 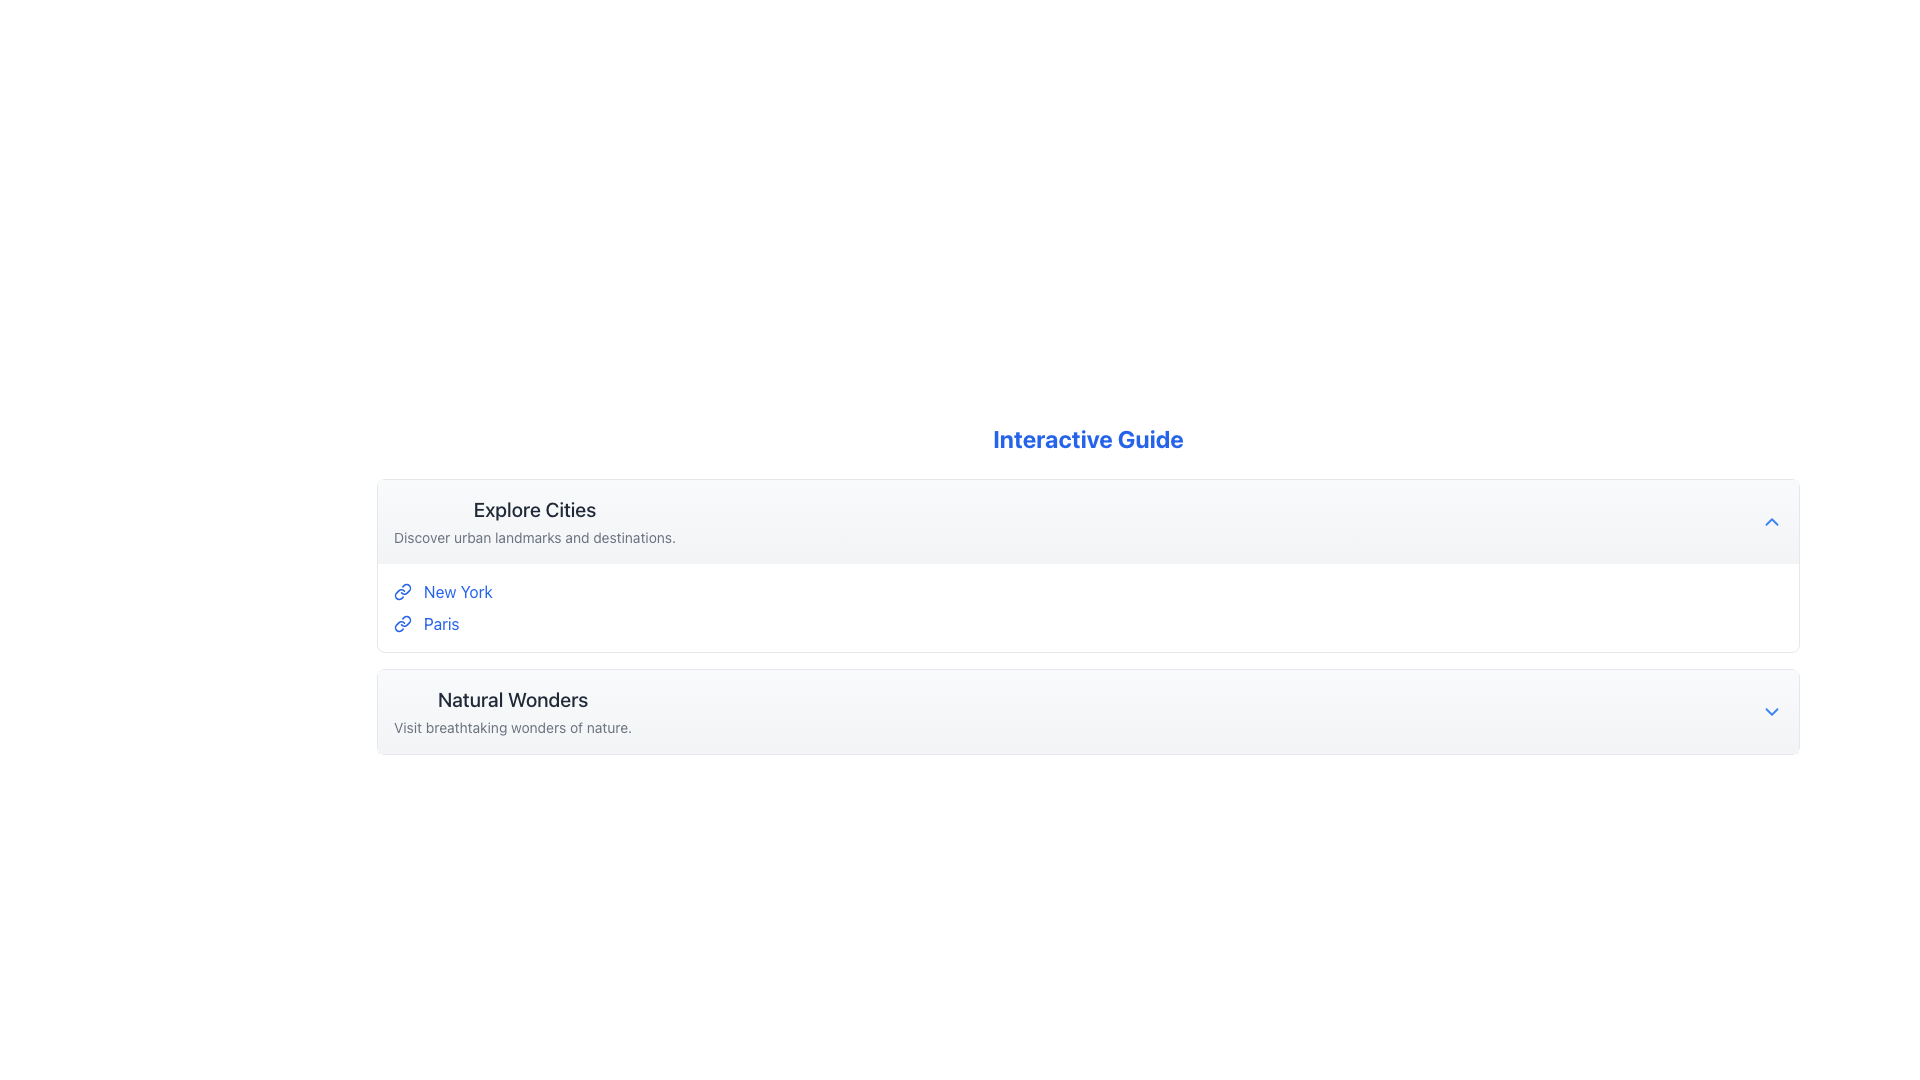 I want to click on the navigation text link for New York located in the 'Explore Cities' section, positioned above the link for Paris, so click(x=457, y=590).